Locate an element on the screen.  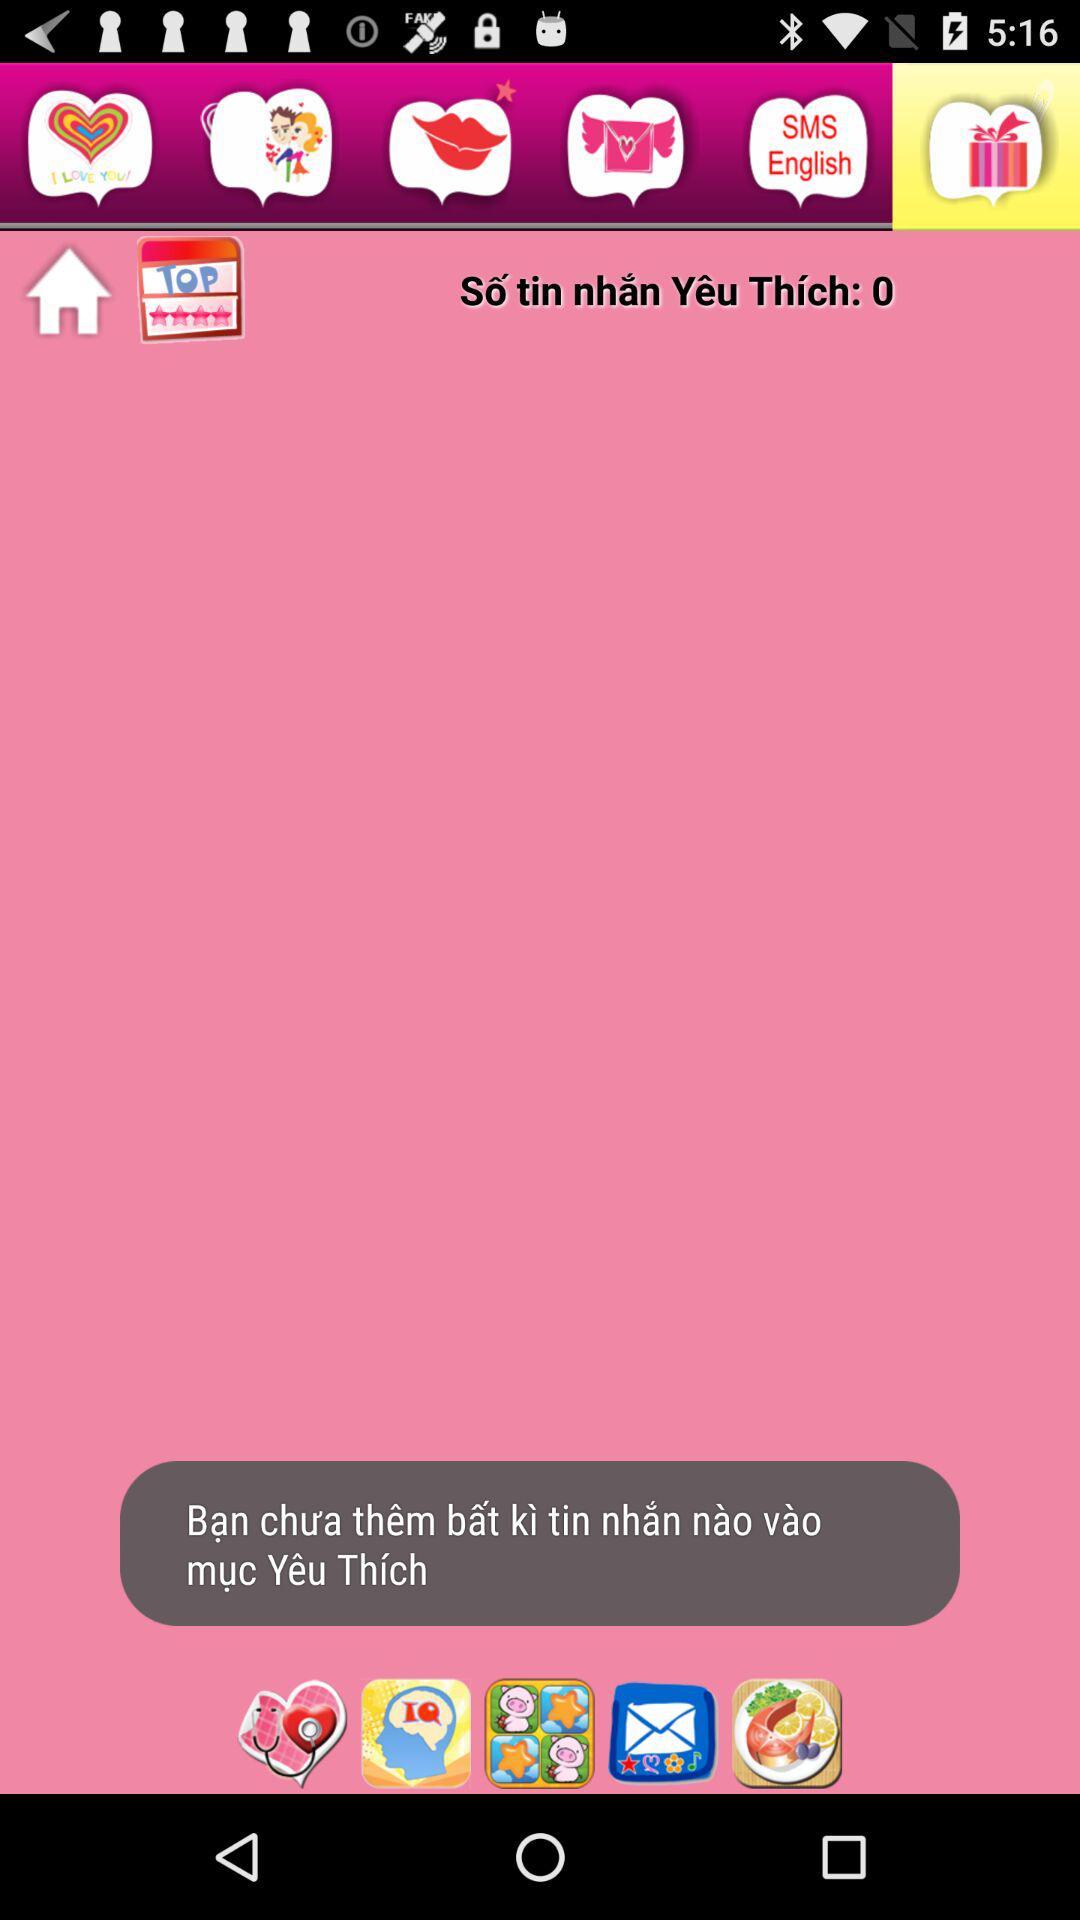
menu button is located at coordinates (786, 1732).